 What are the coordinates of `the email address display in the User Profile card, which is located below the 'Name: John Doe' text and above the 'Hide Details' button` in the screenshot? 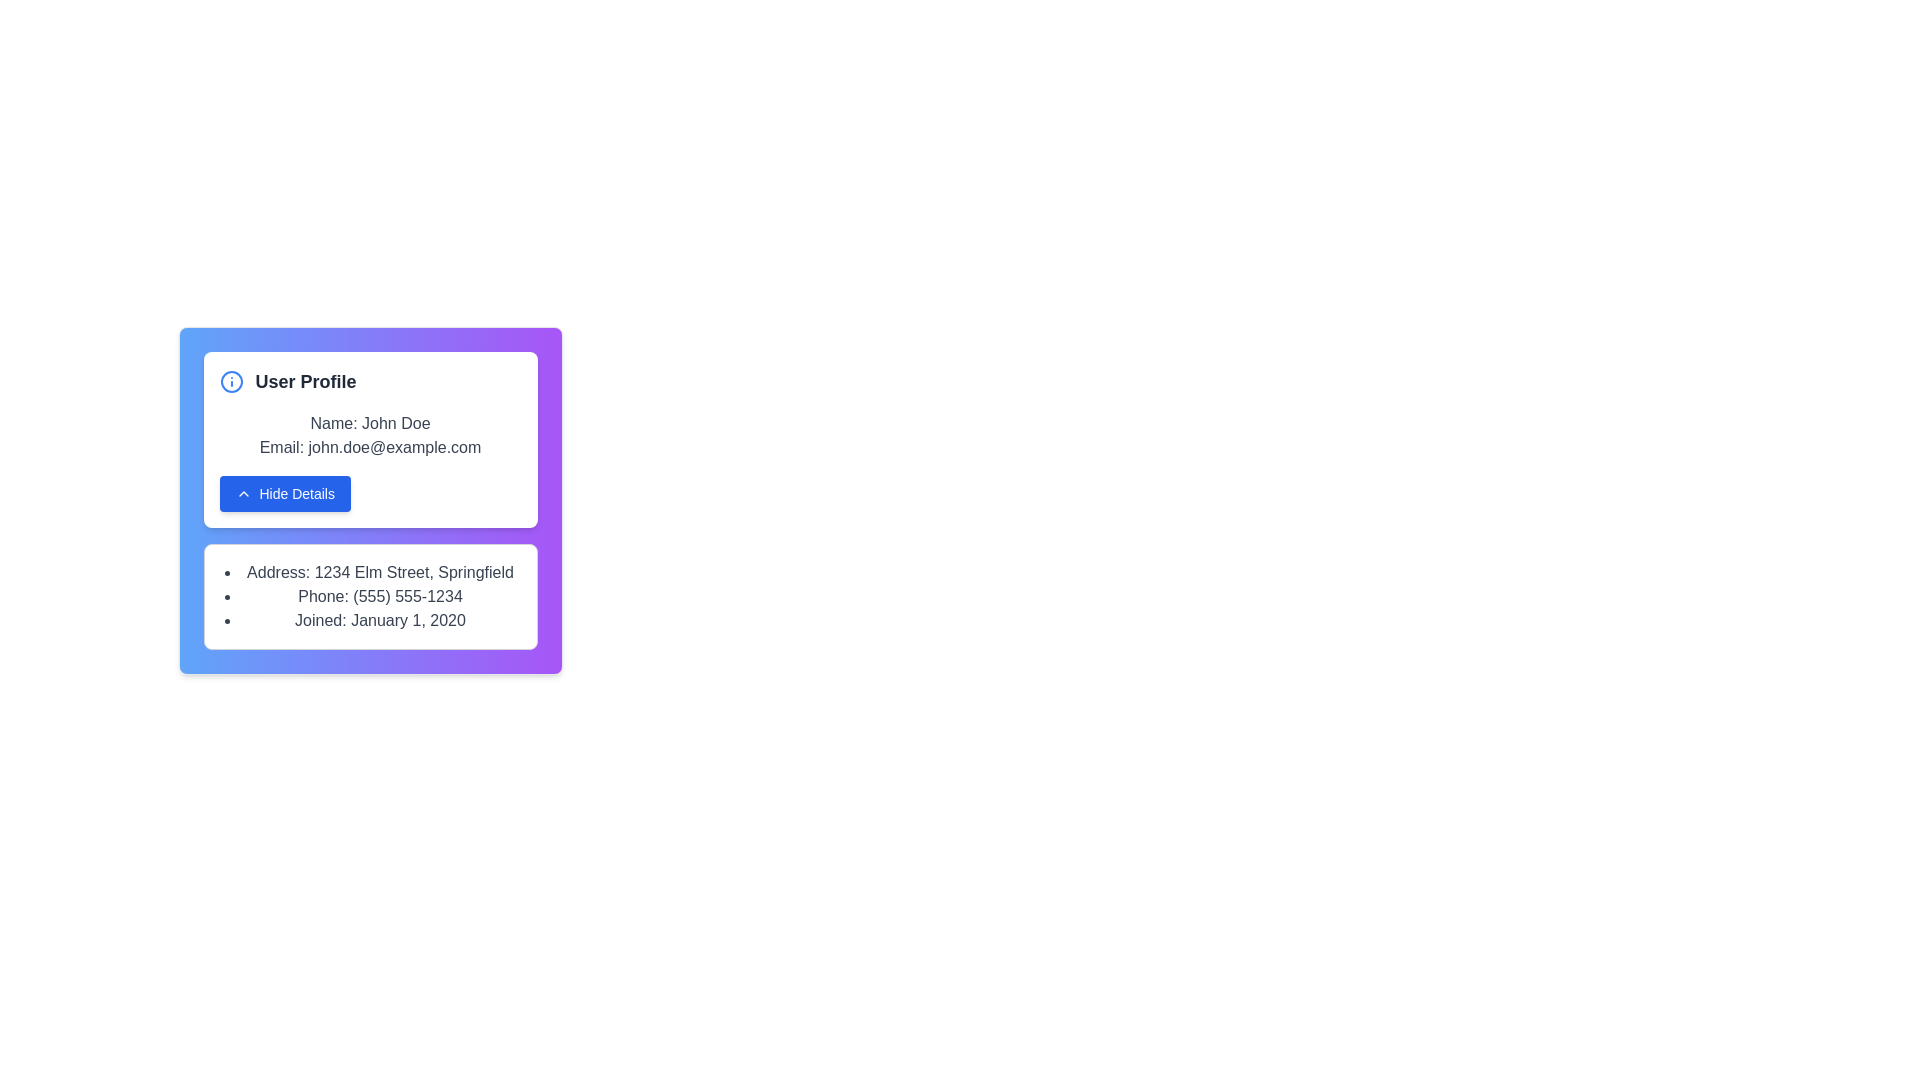 It's located at (370, 446).